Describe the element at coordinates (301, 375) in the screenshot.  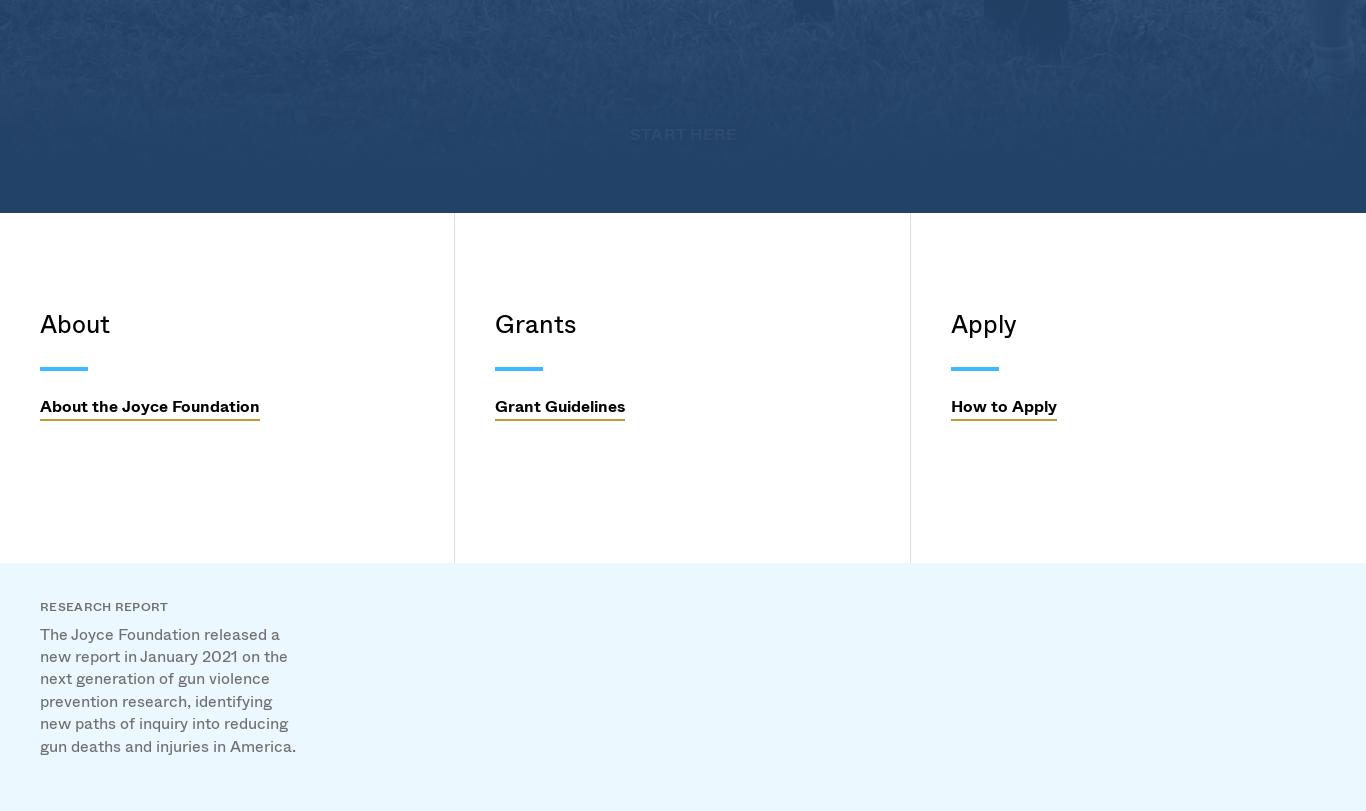
I see `'History'` at that location.